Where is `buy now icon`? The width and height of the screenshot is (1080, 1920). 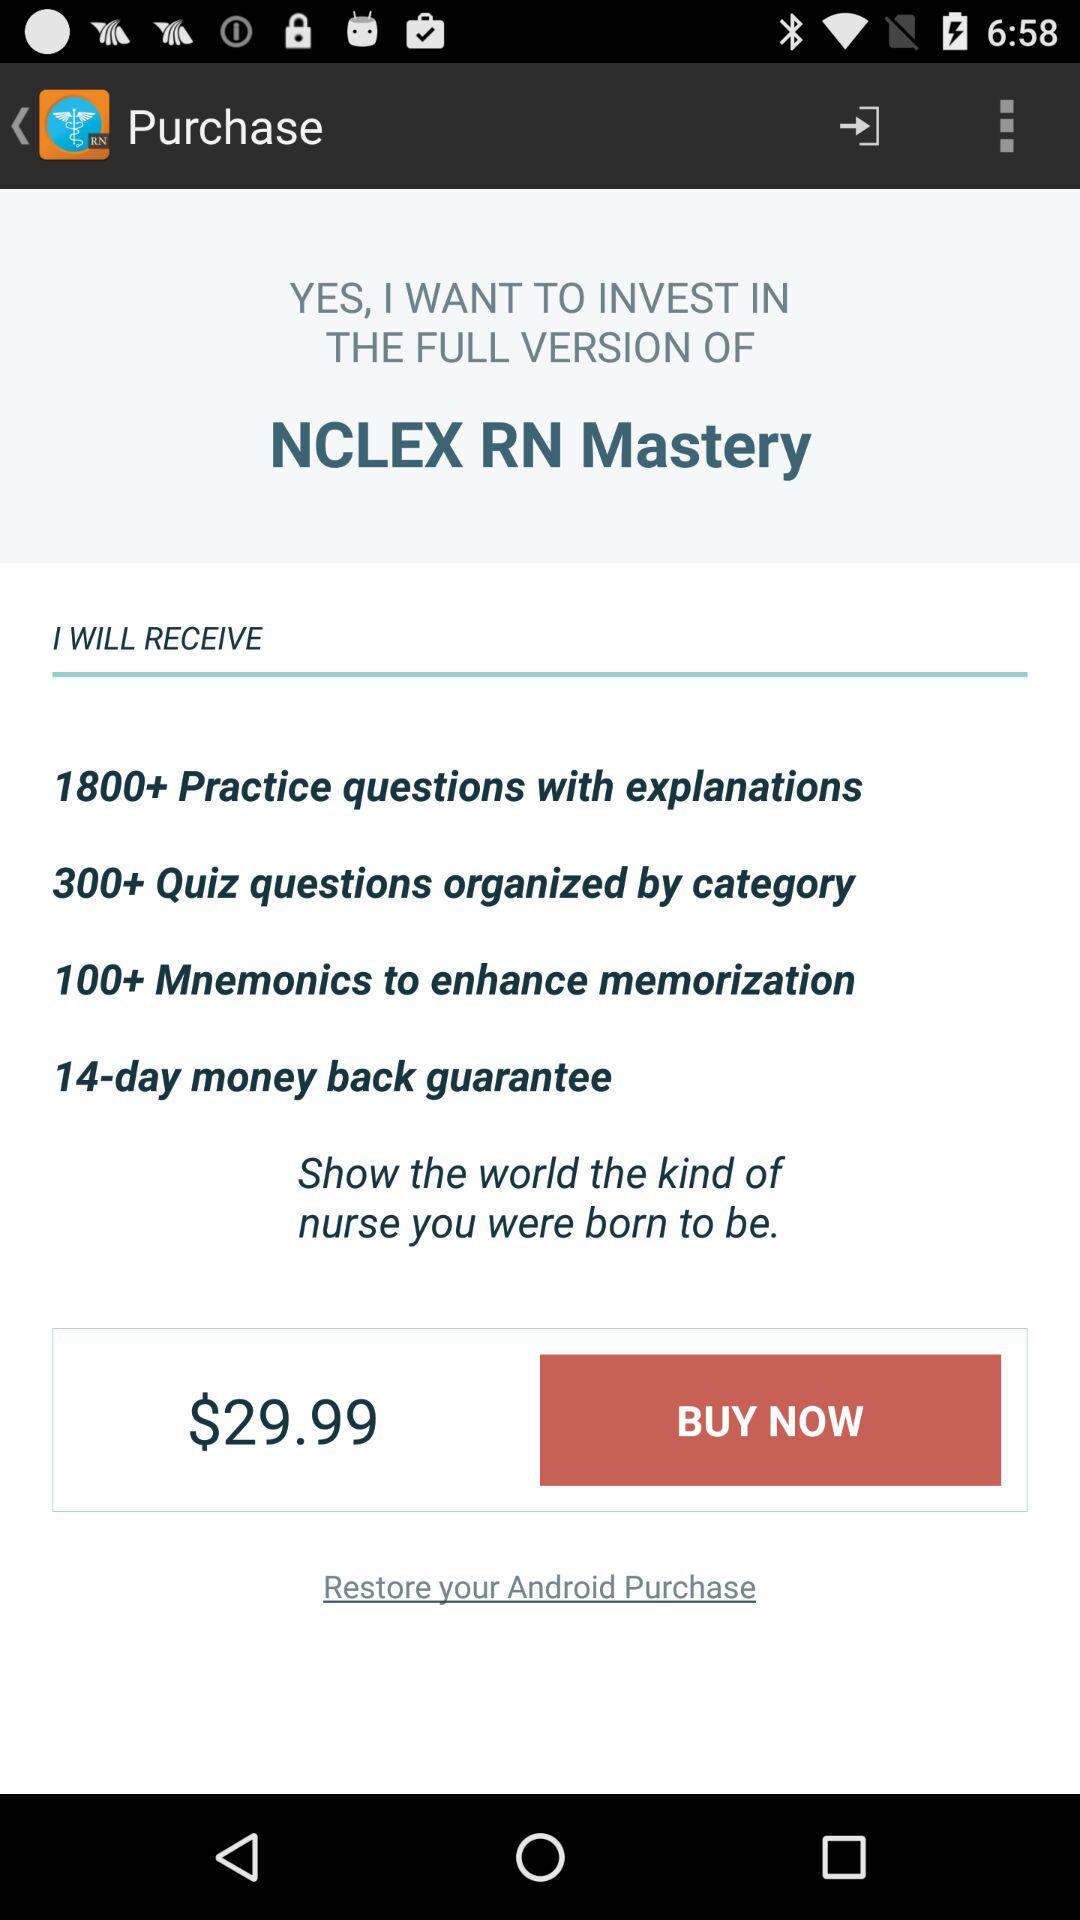 buy now icon is located at coordinates (769, 1419).